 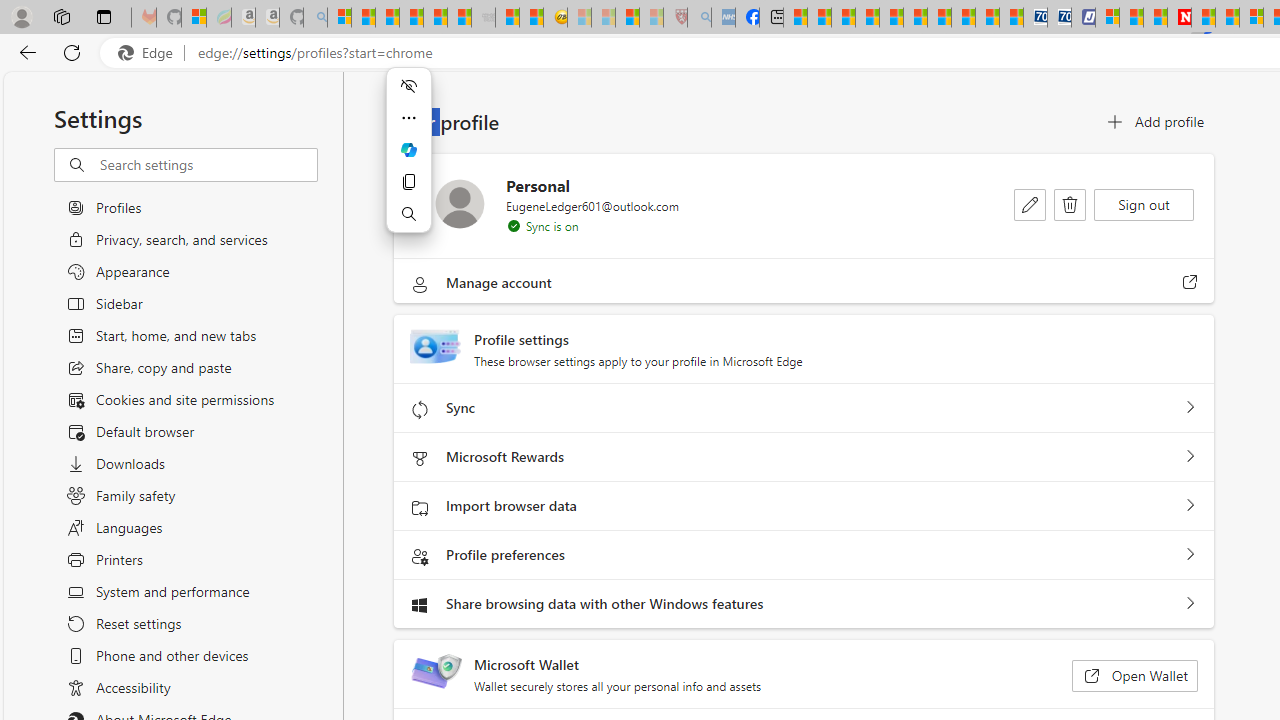 I want to click on 'Add profile', so click(x=1153, y=122).